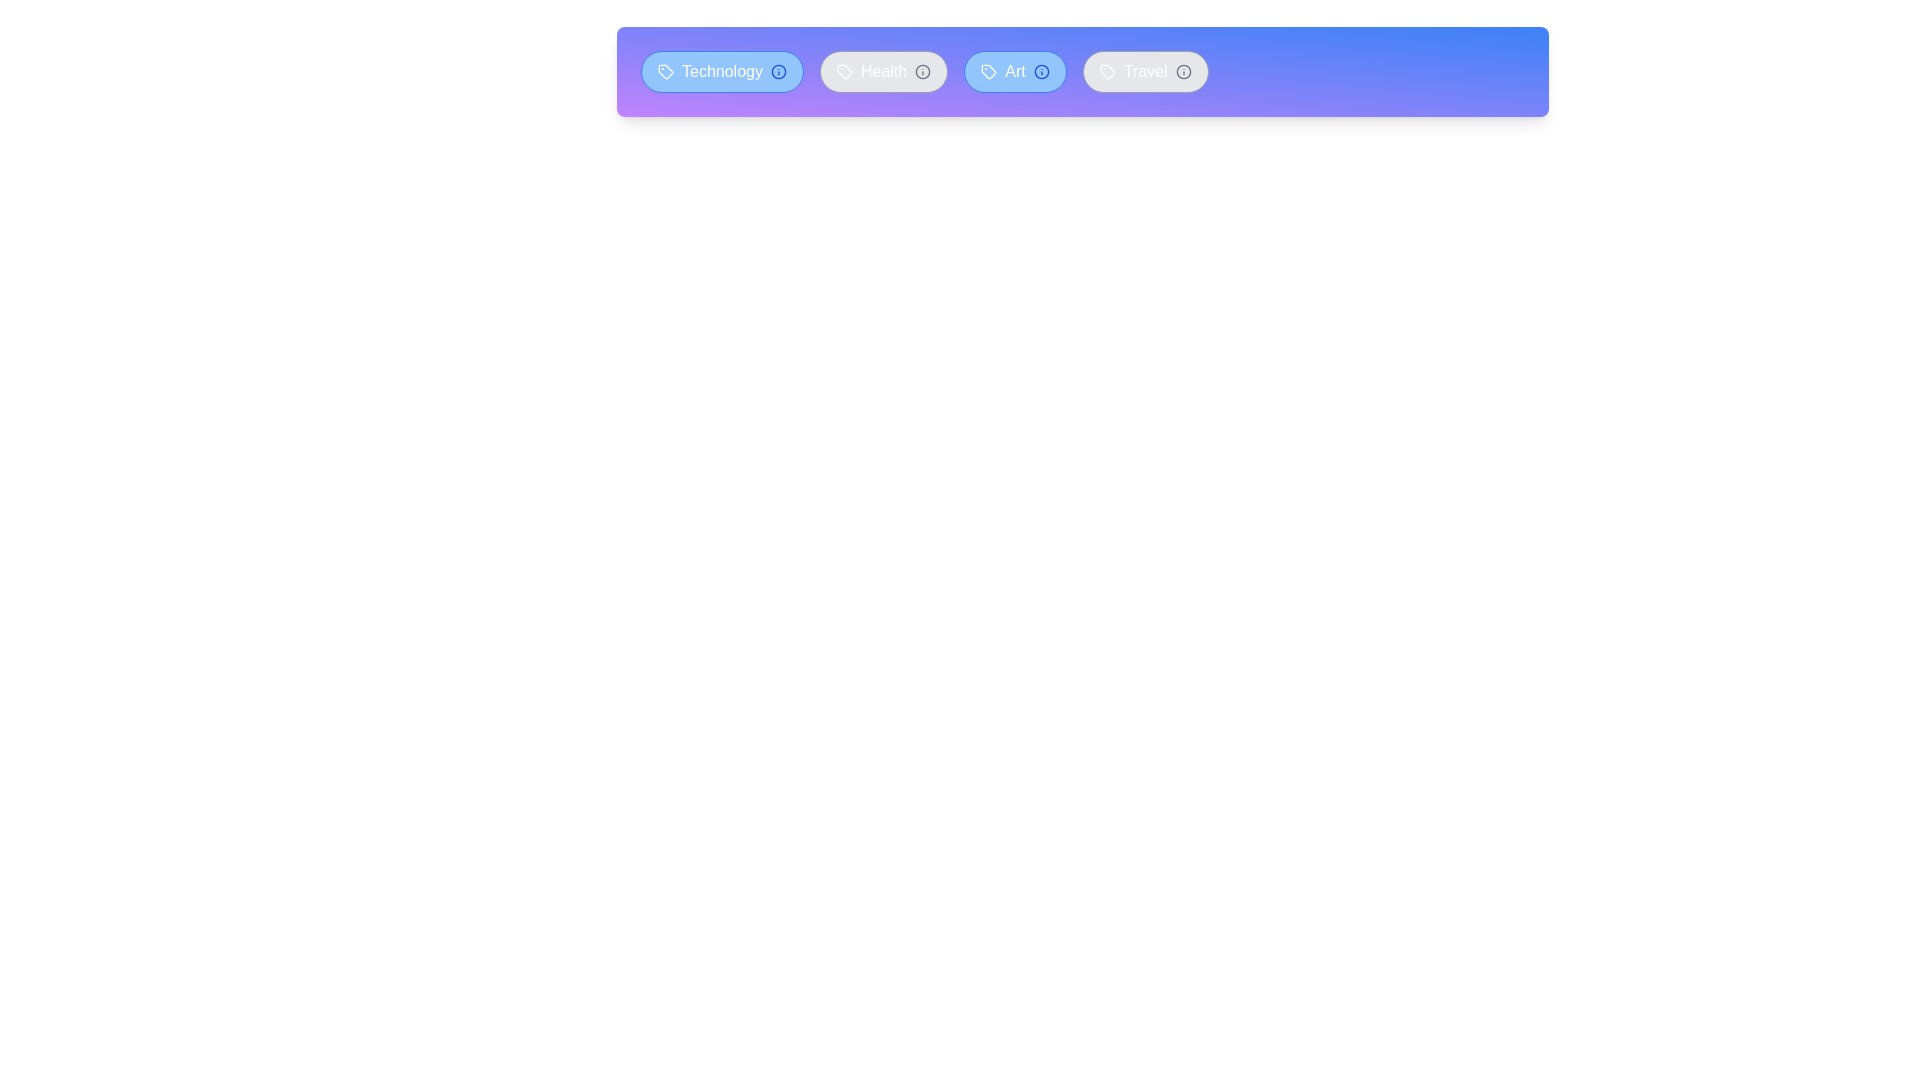 This screenshot has width=1920, height=1080. What do you see at coordinates (844, 71) in the screenshot?
I see `the icon within the tag labeled 'Health'` at bounding box center [844, 71].